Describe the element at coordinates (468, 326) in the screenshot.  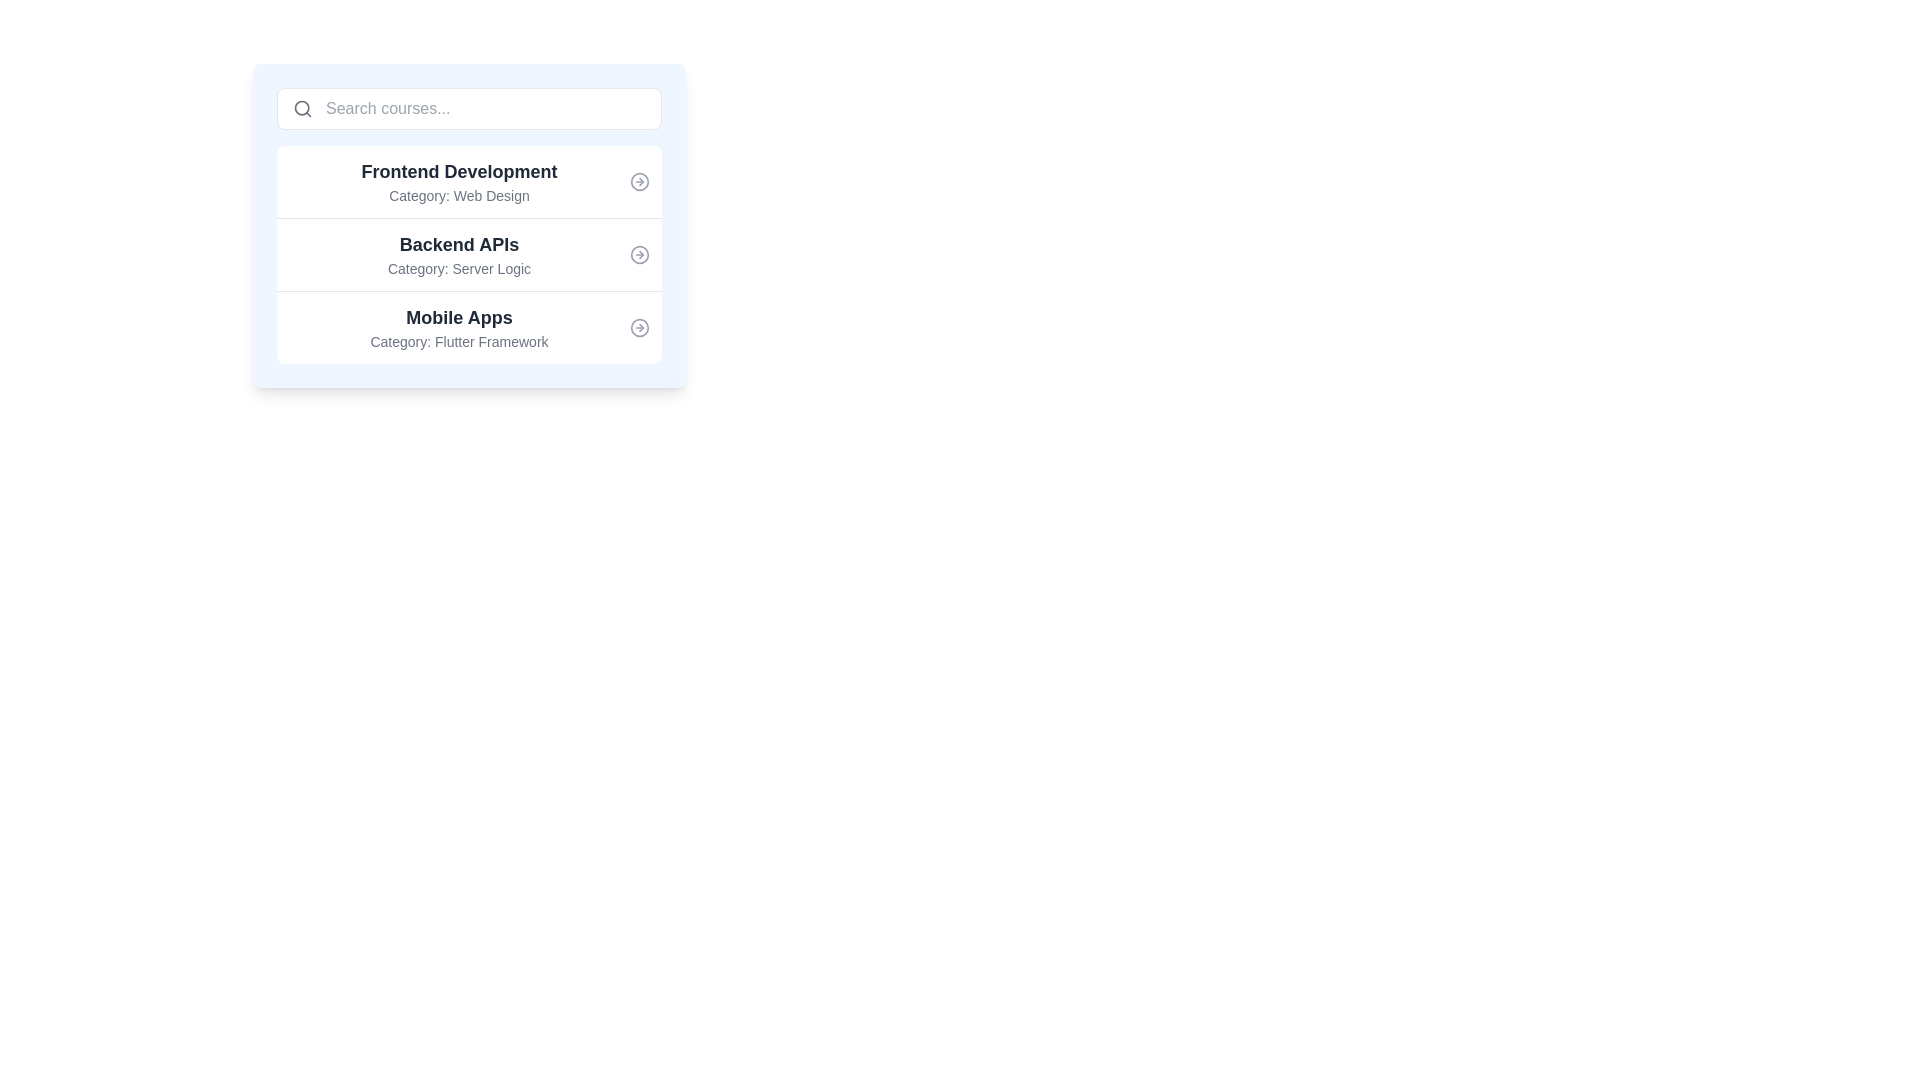
I see `the button labeled 'Mobile Apps' which is the third item in a vertically stacked list, featuring a subtitle 'Category: Flutter Framework' and an arrow icon to the right` at that location.